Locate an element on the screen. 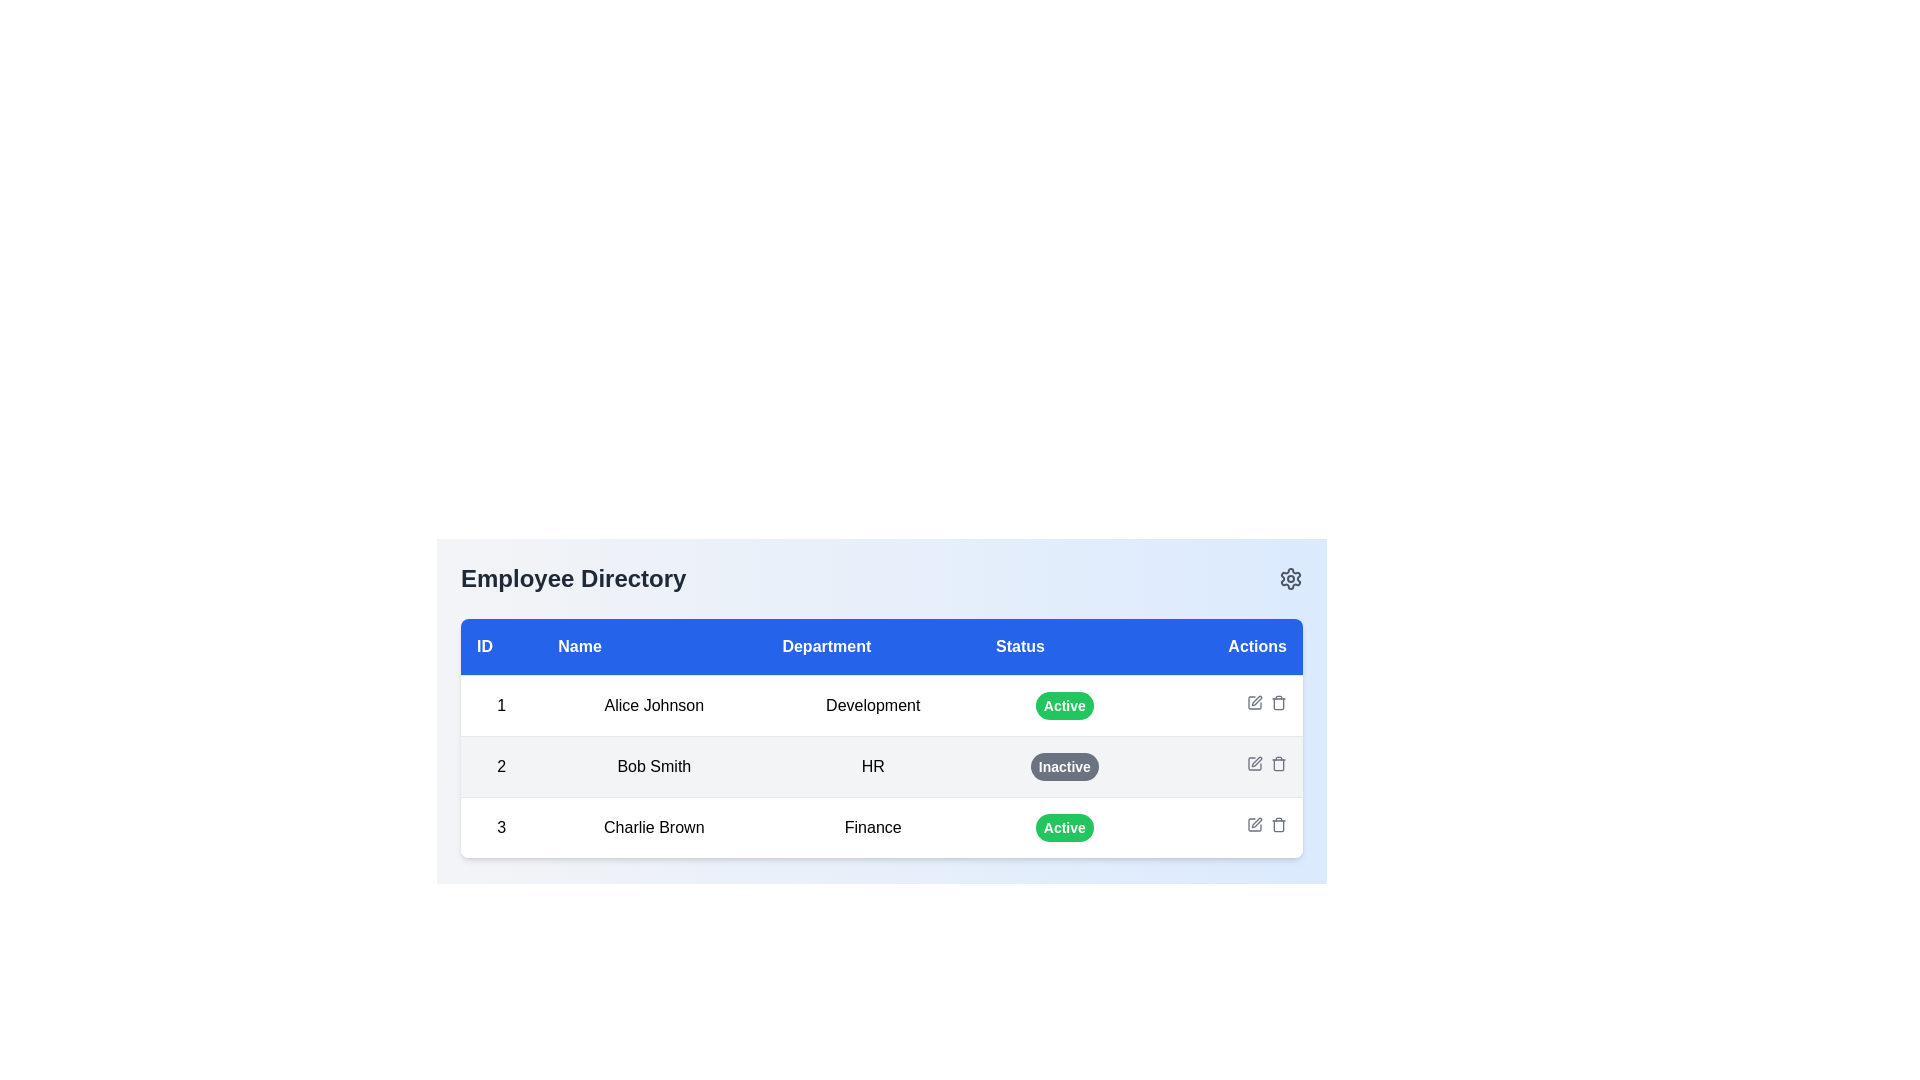 This screenshot has height=1080, width=1920. the settings icon resembling a gray cogwheel, which is aligned to the right side of the 'Employee Directory' heading is located at coordinates (1291, 578).